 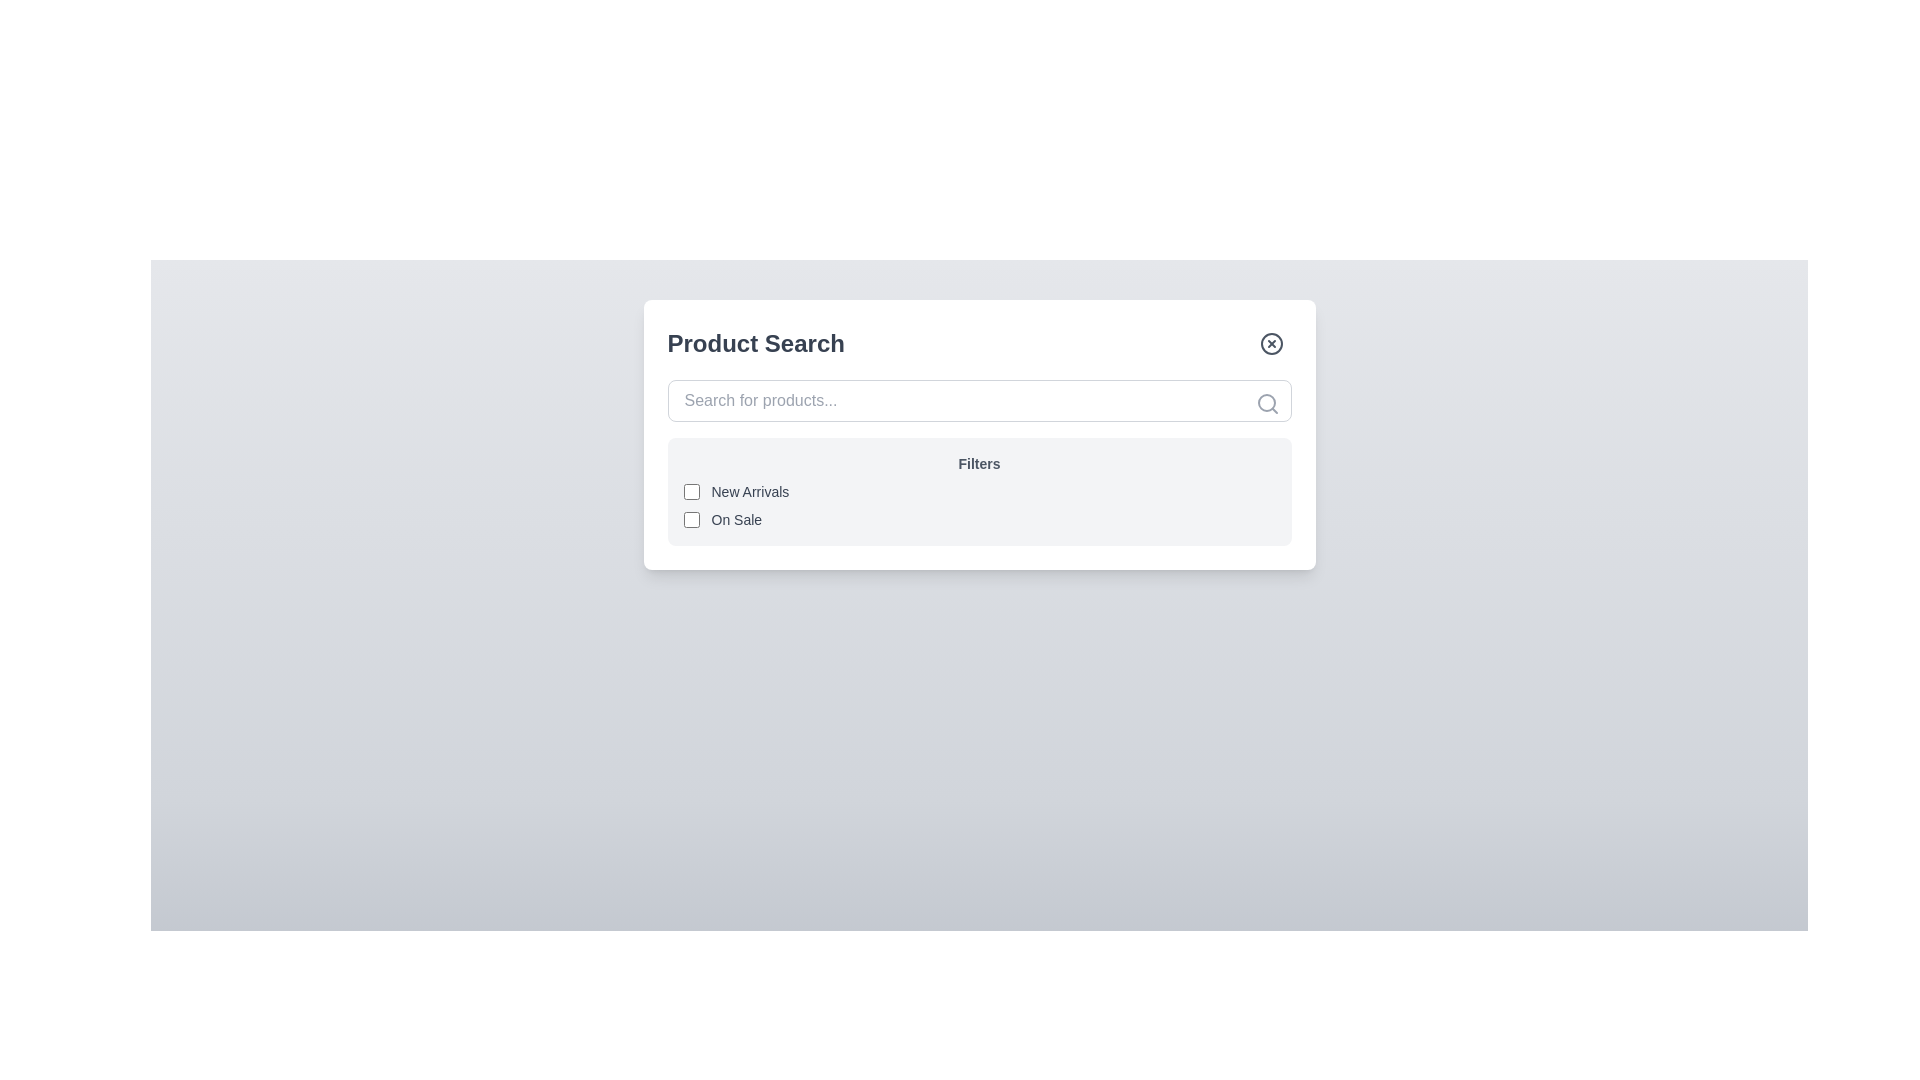 What do you see at coordinates (749, 492) in the screenshot?
I see `the text label for the 'New Arrivals' checkbox located to the immediate right of the checkbox in the 'Filters' section` at bounding box center [749, 492].